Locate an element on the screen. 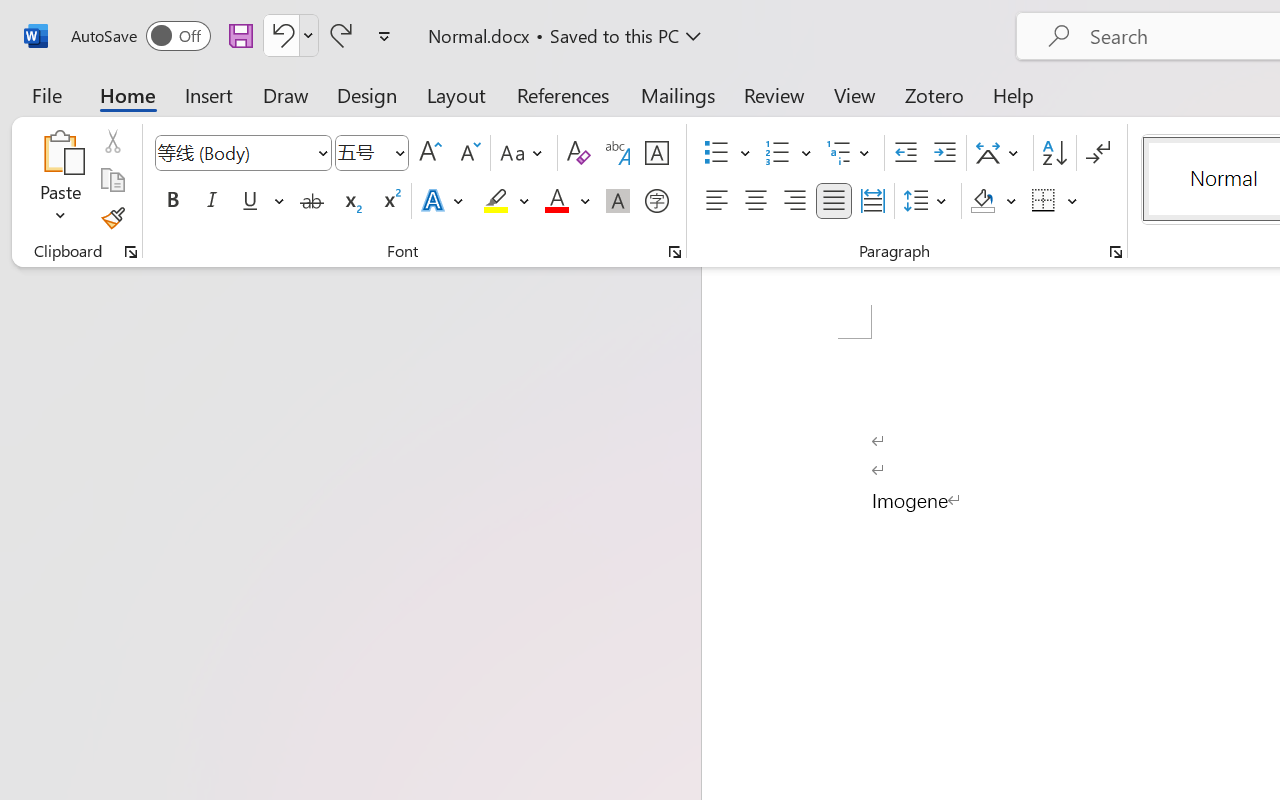  'Bold' is located at coordinates (172, 201).